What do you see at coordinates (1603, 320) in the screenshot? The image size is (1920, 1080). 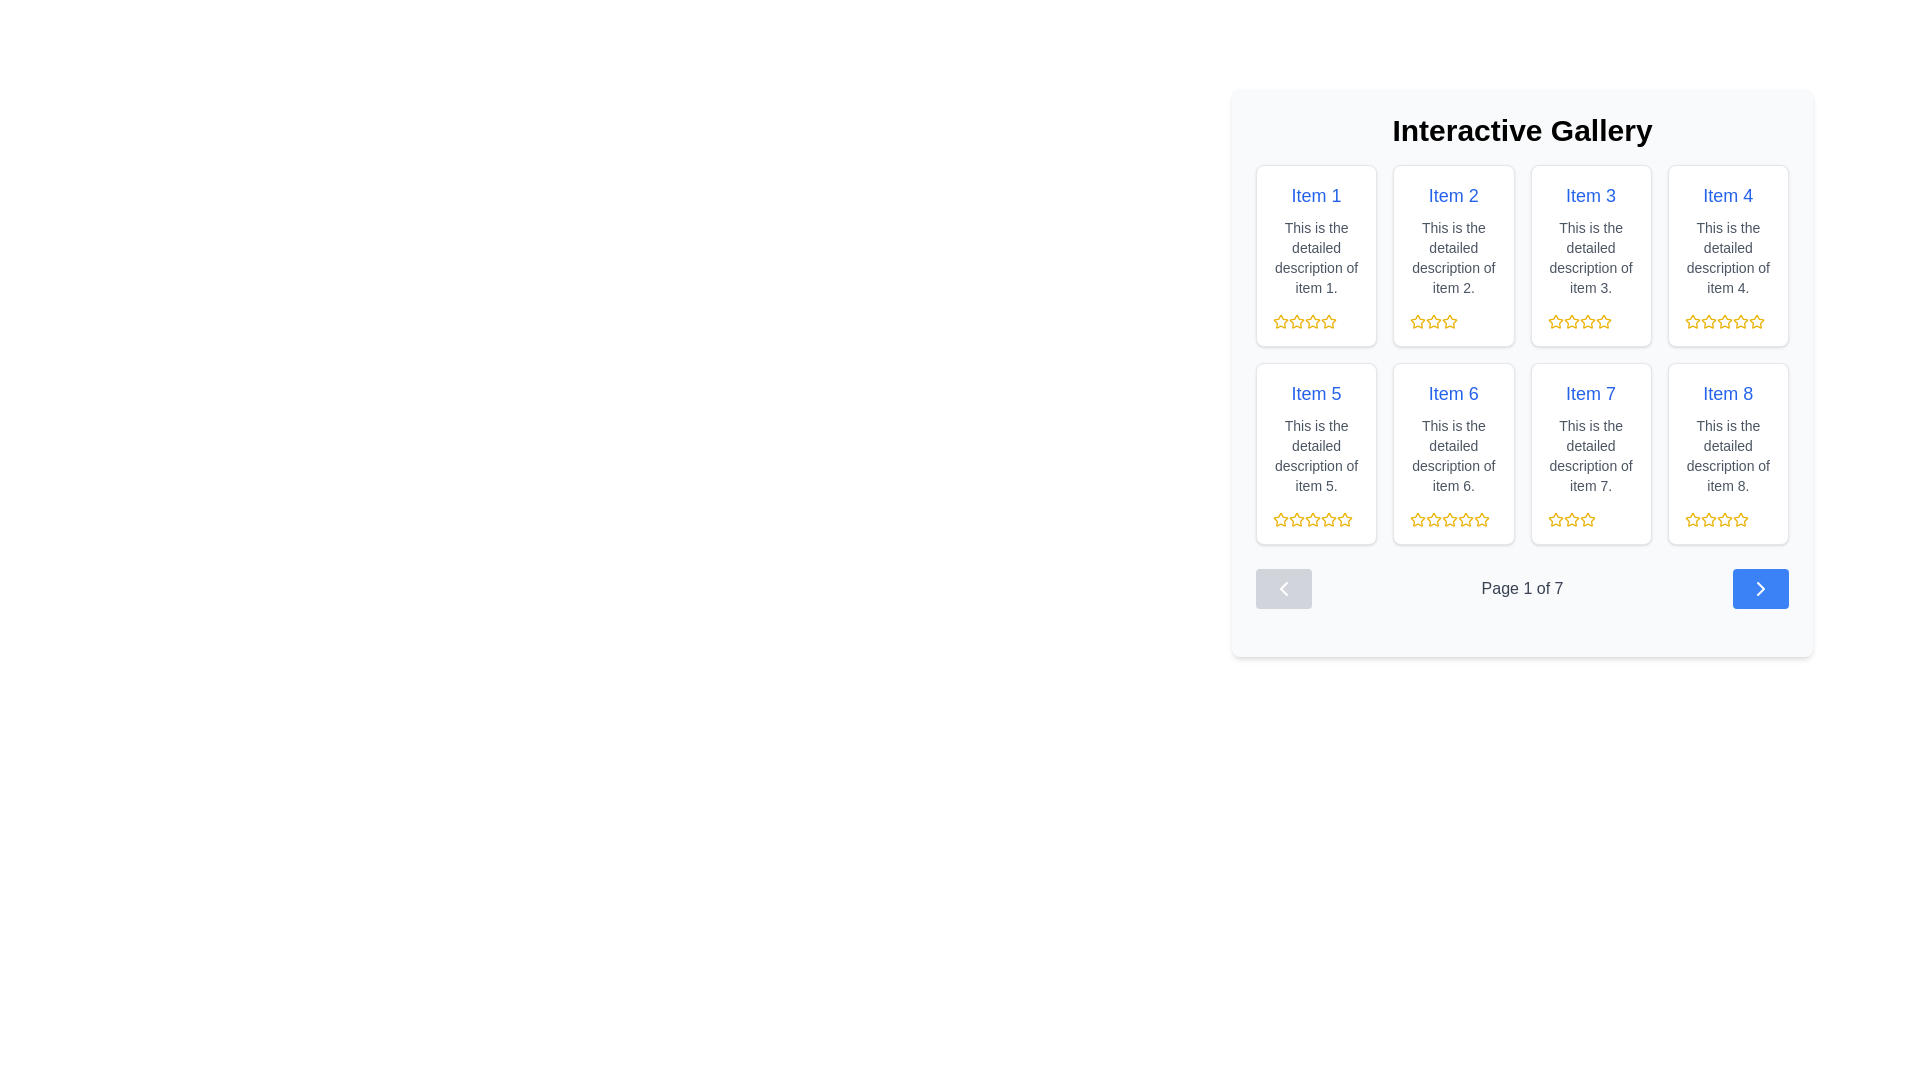 I see `the sixth yellow hollow star in the rating section of the third item under the 'Interactive Gallery' header` at bounding box center [1603, 320].